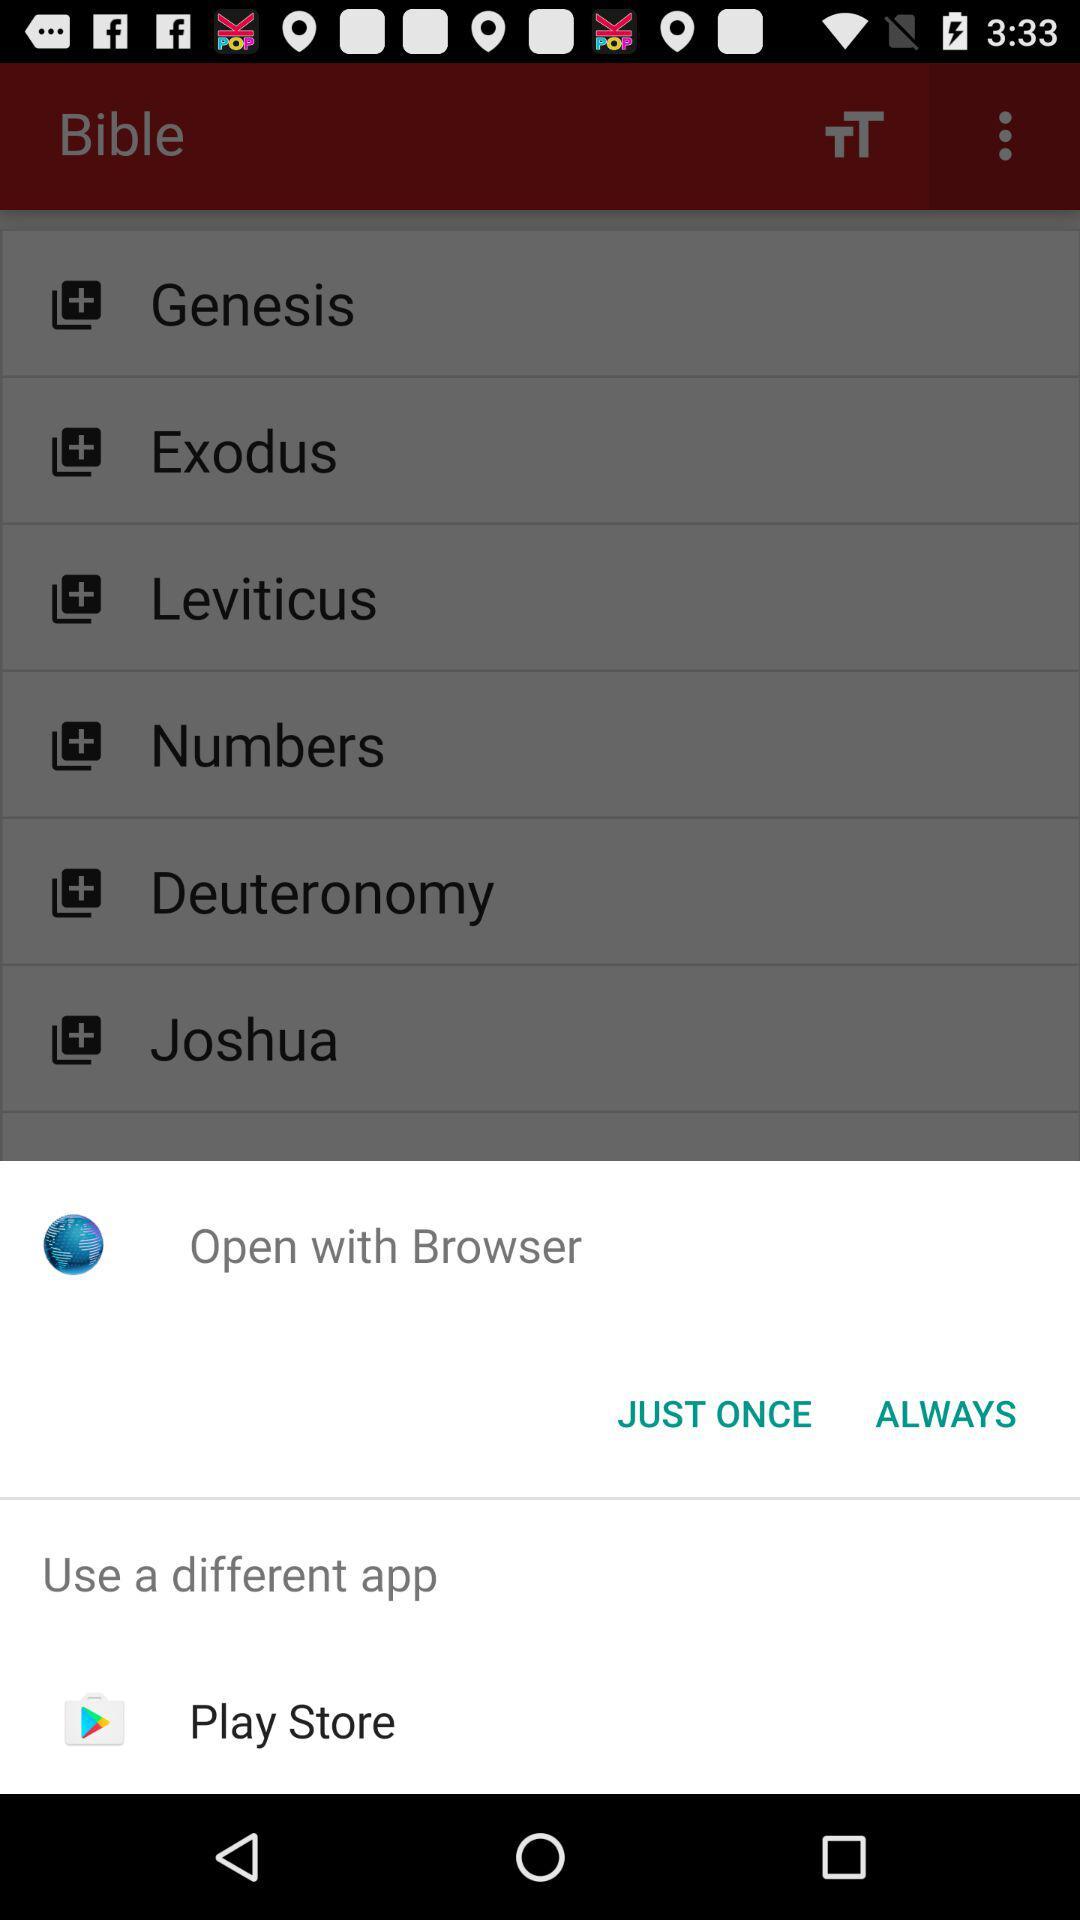  I want to click on the item below use a different item, so click(292, 1719).